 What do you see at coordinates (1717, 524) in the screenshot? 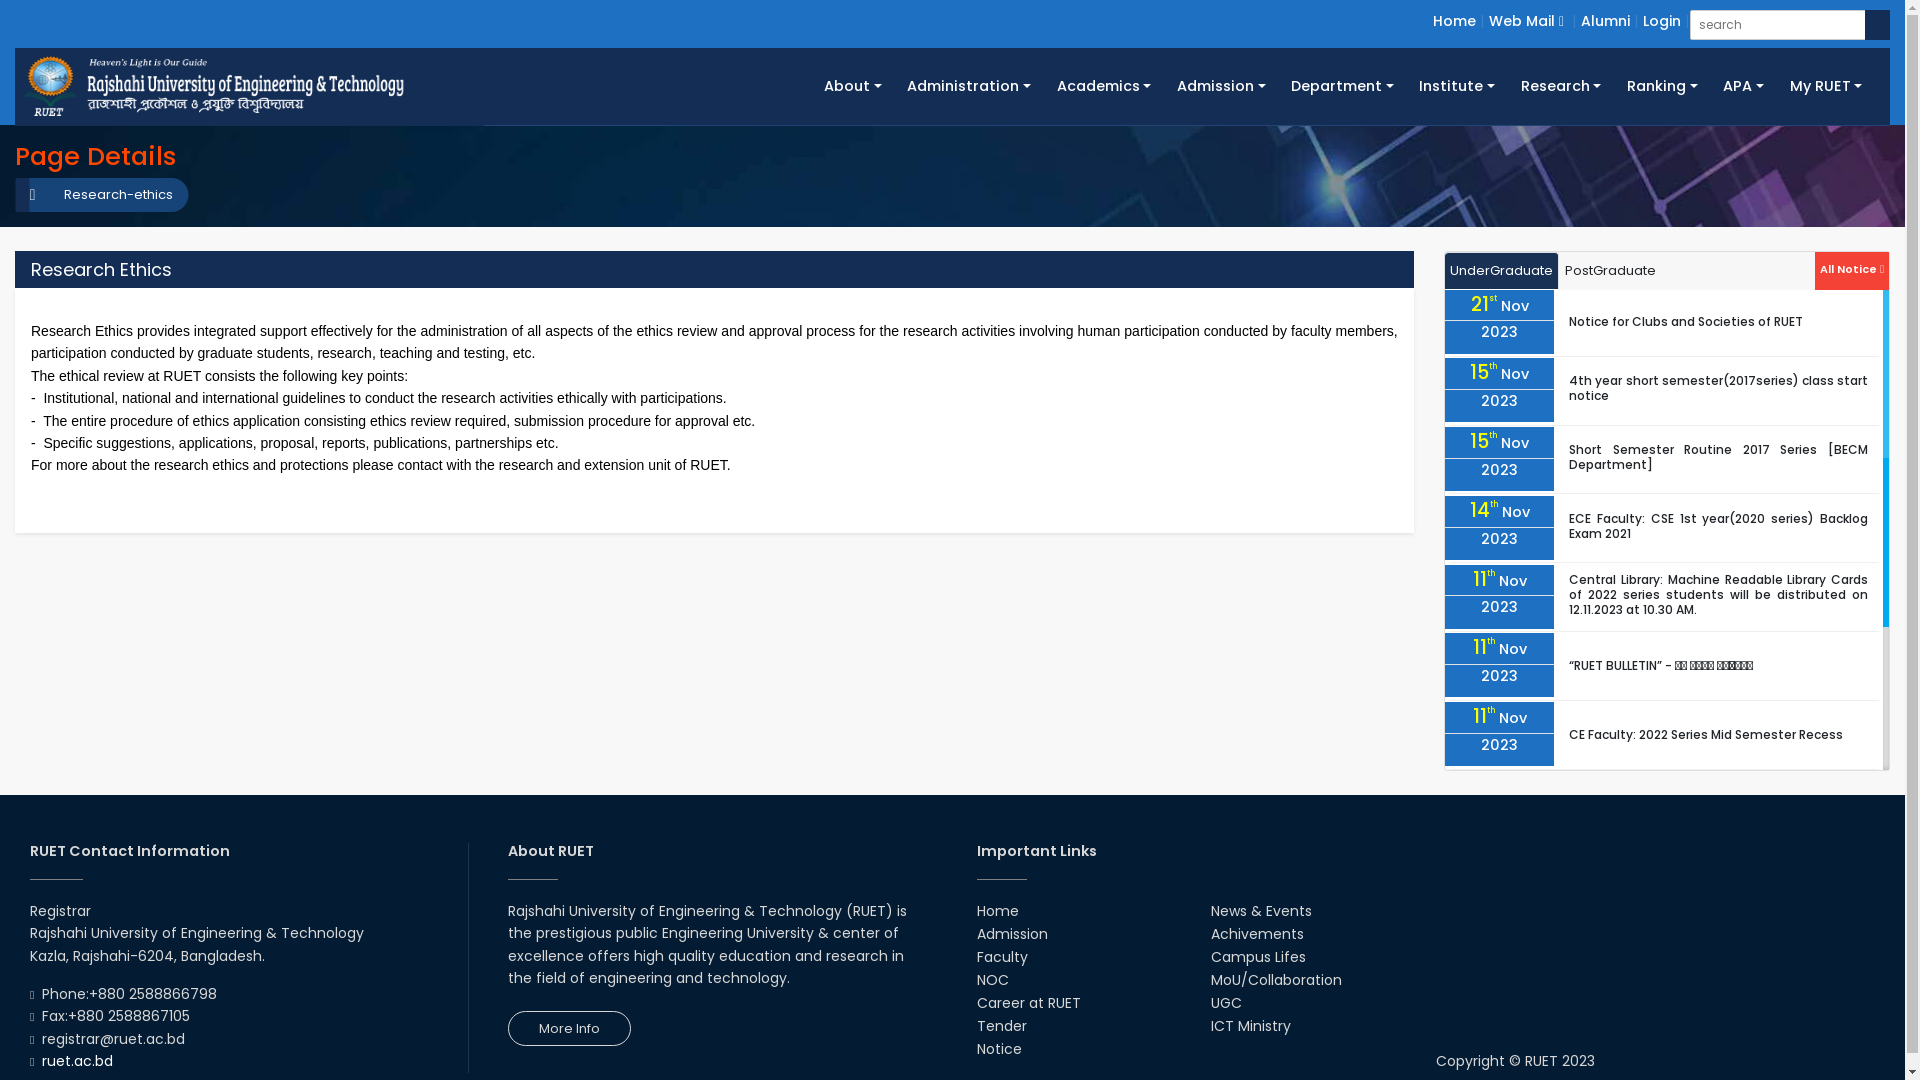
I see `'ECE Faculty: CSE 1st year(2020 series) Backlog Exam 2021'` at bounding box center [1717, 524].